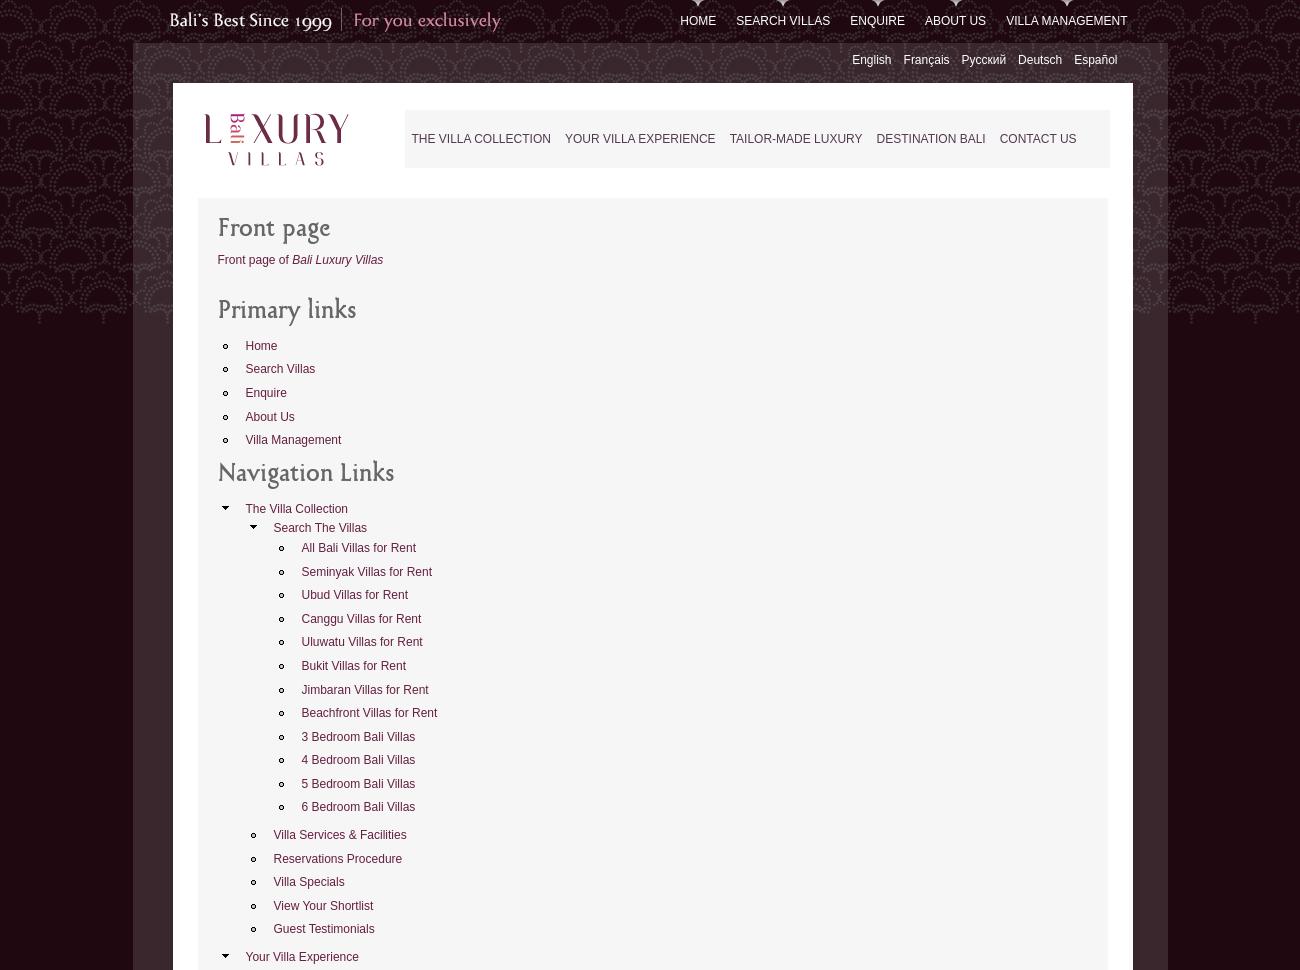 The width and height of the screenshot is (1300, 970). What do you see at coordinates (357, 545) in the screenshot?
I see `'All Bali Villas for Rent'` at bounding box center [357, 545].